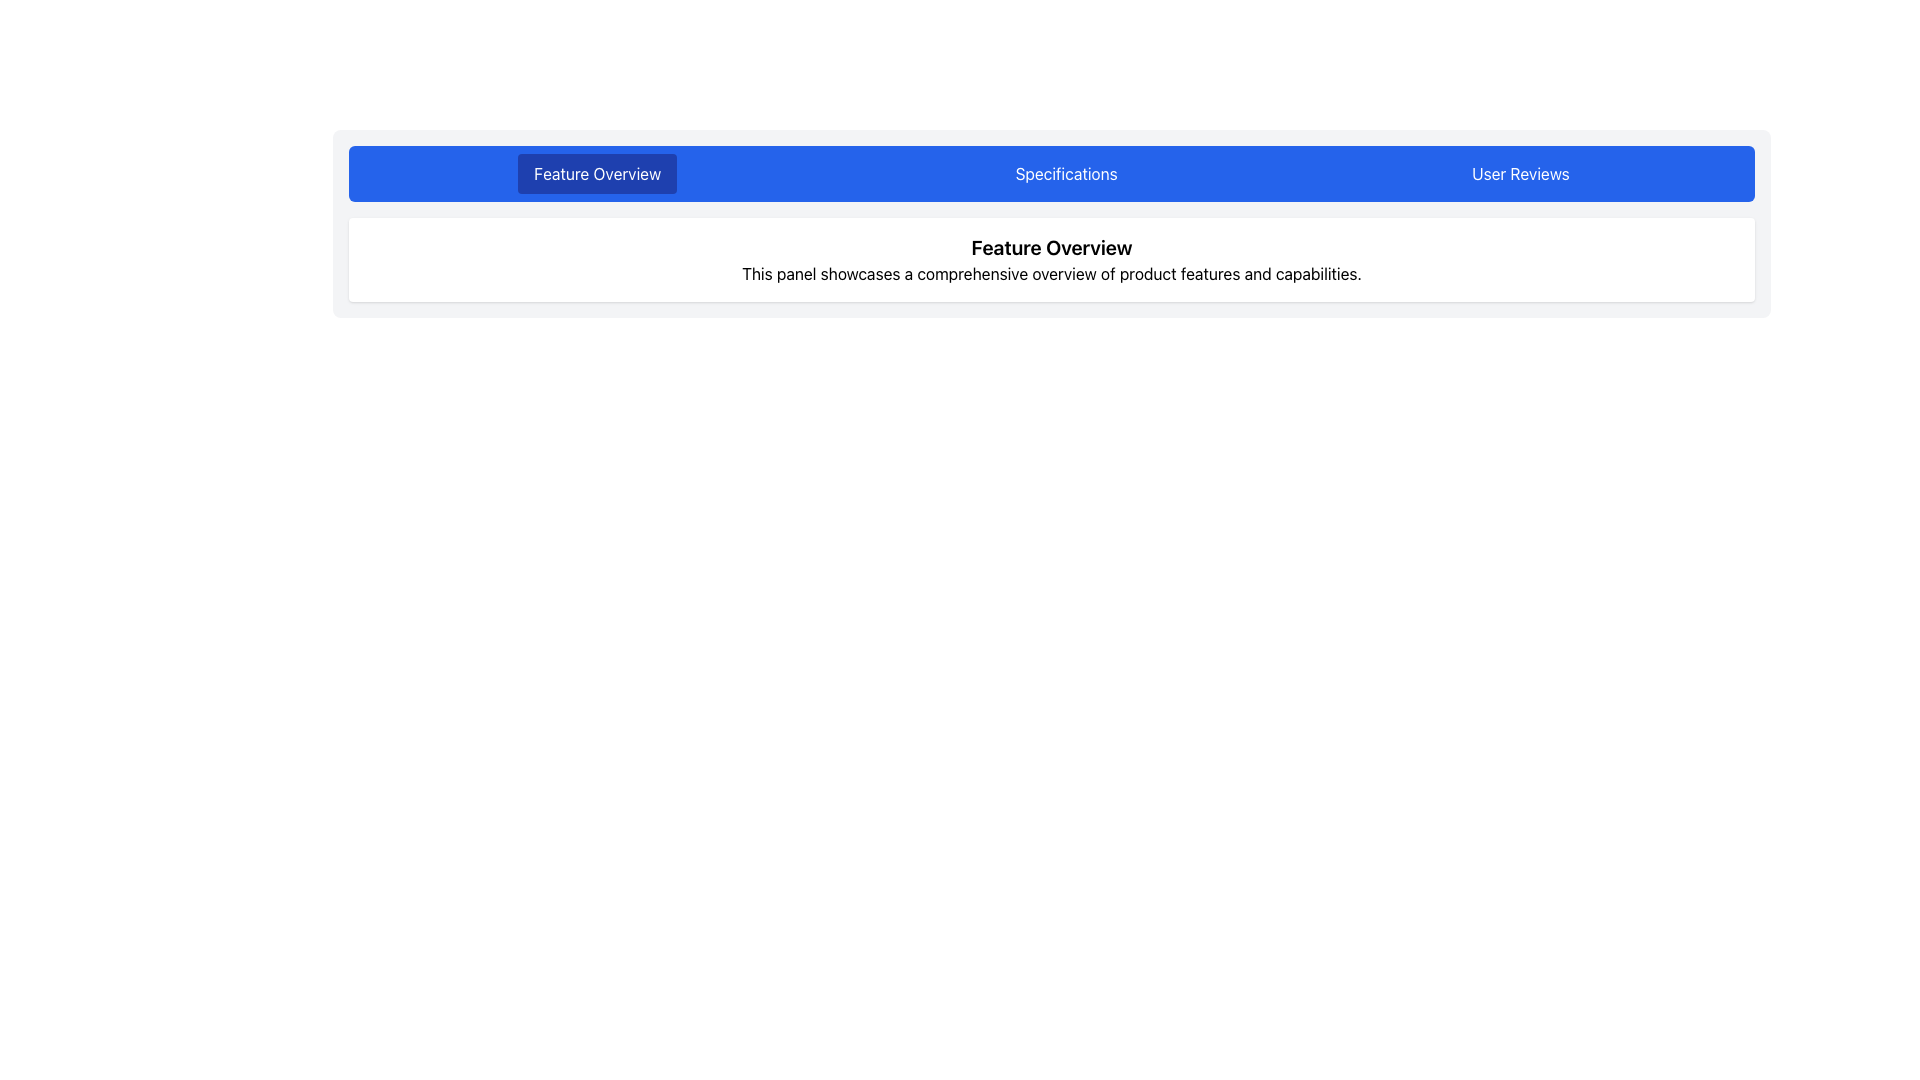 Image resolution: width=1920 pixels, height=1080 pixels. I want to click on the 'Specifications' button, which is the second of three horizontally aligned buttons in the top section of the main content area, so click(1065, 172).